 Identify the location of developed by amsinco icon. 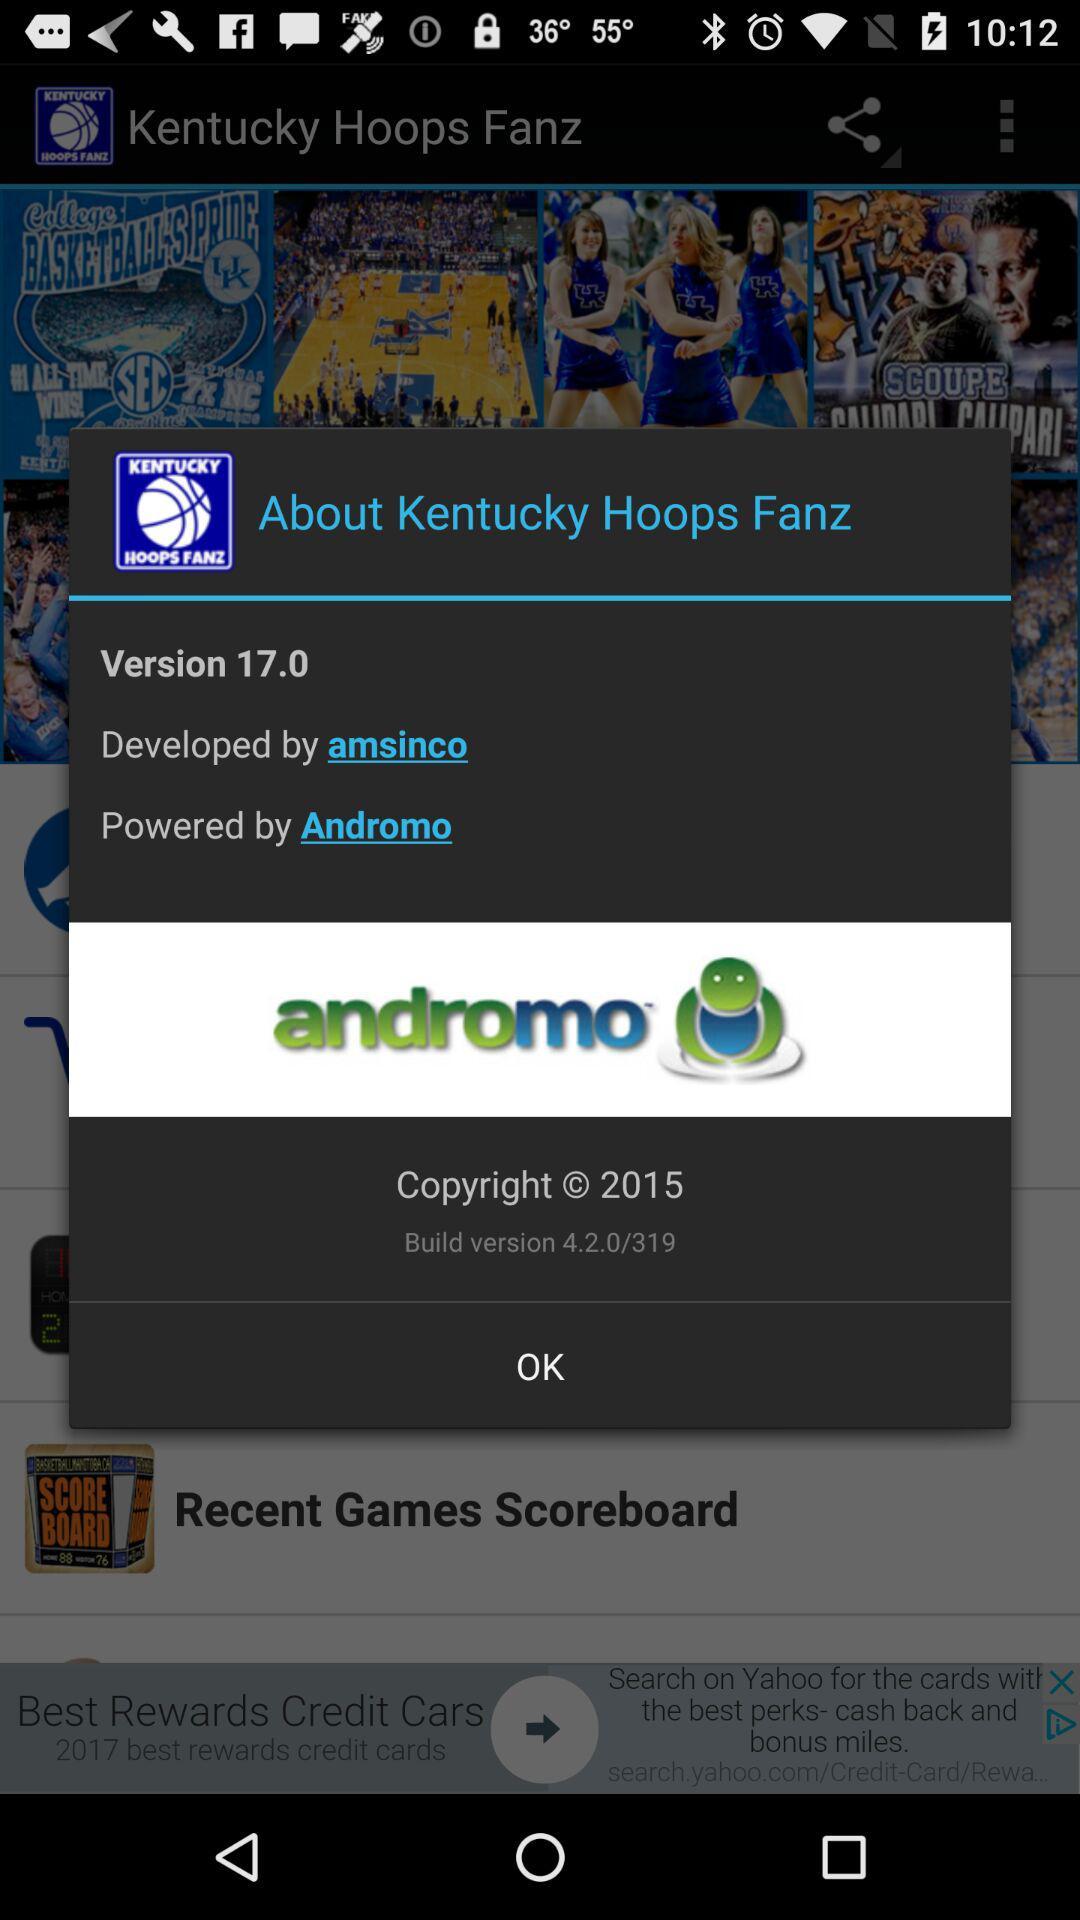
(540, 757).